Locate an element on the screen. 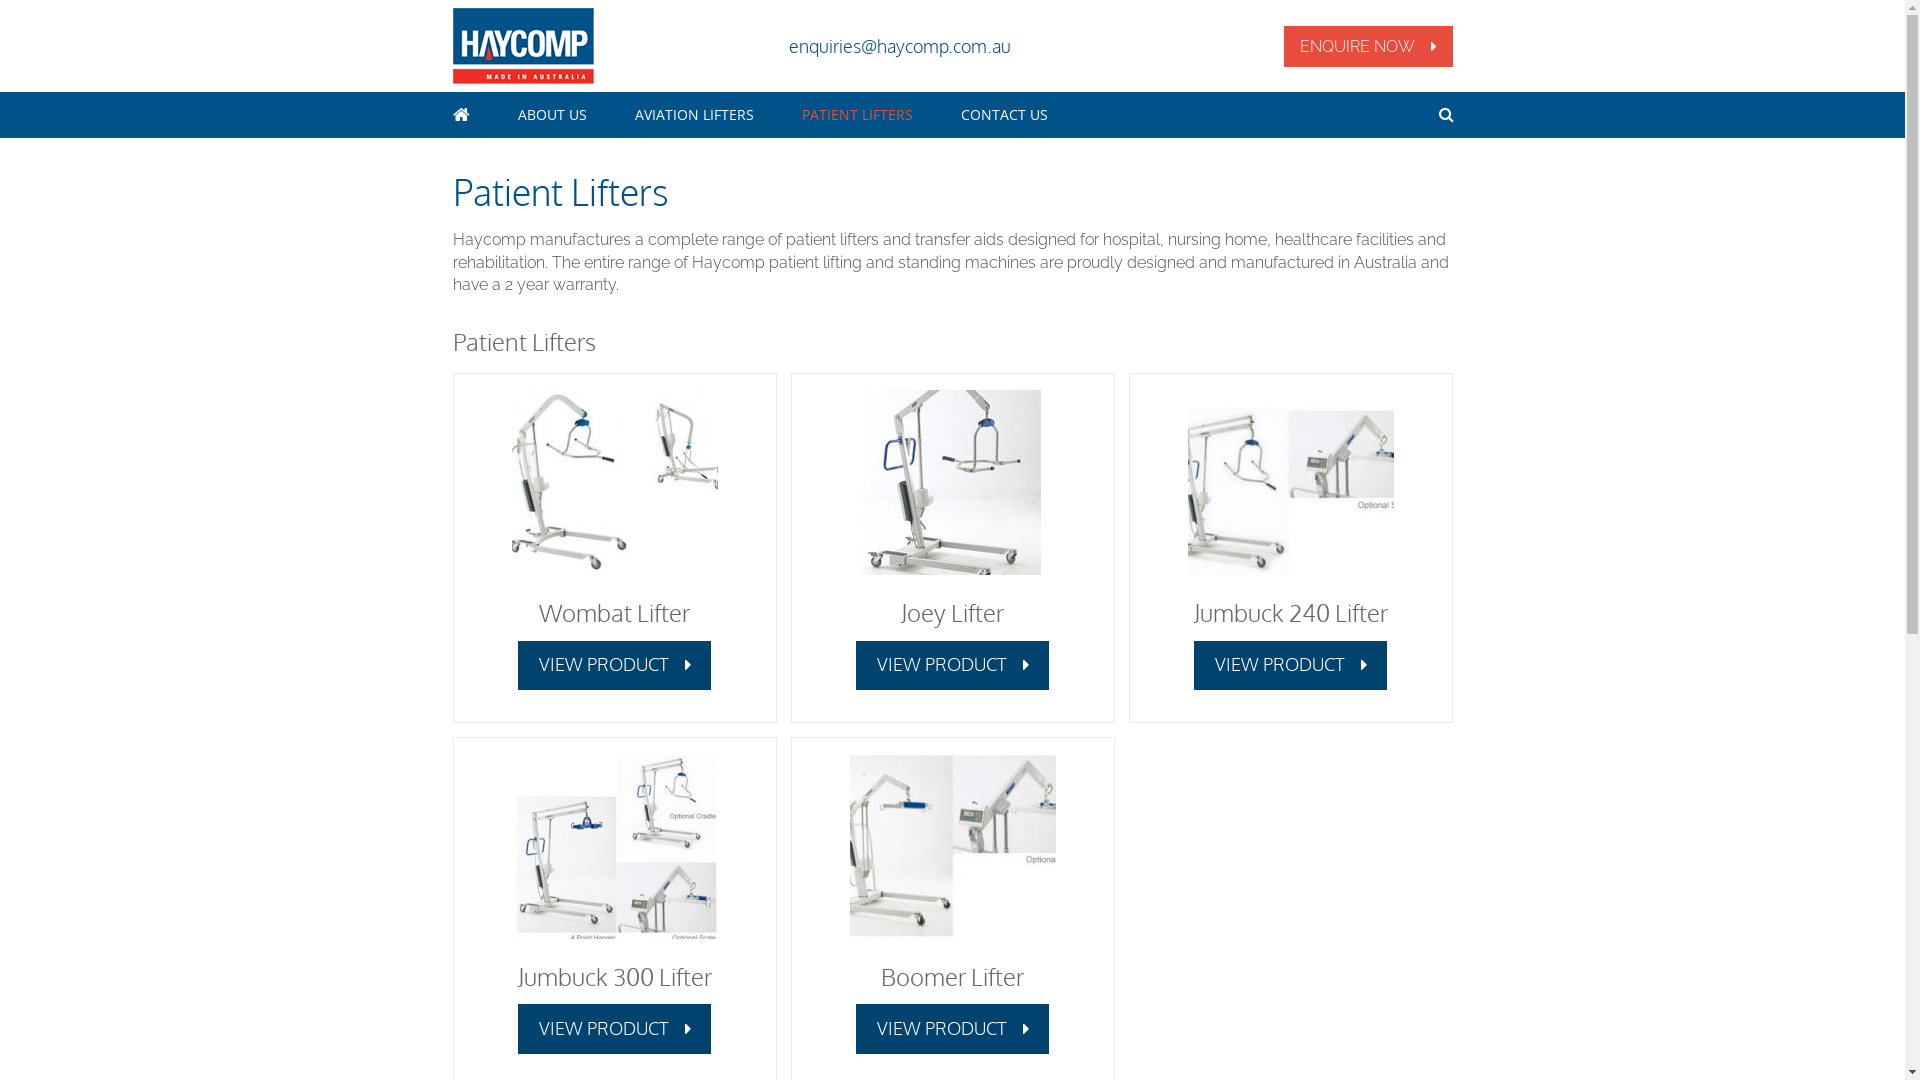 The height and width of the screenshot is (1080, 1920). 'CONTACT US' is located at coordinates (1003, 115).